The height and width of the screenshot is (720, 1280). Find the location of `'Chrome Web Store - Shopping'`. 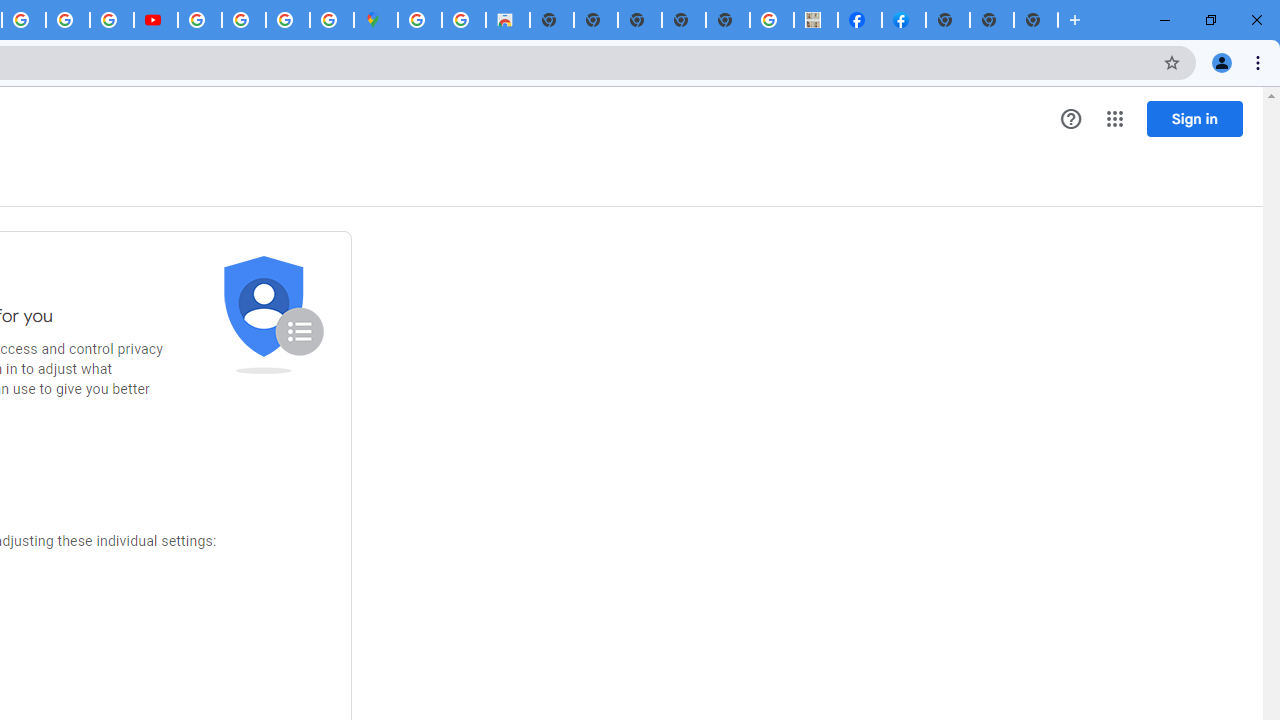

'Chrome Web Store - Shopping' is located at coordinates (508, 20).